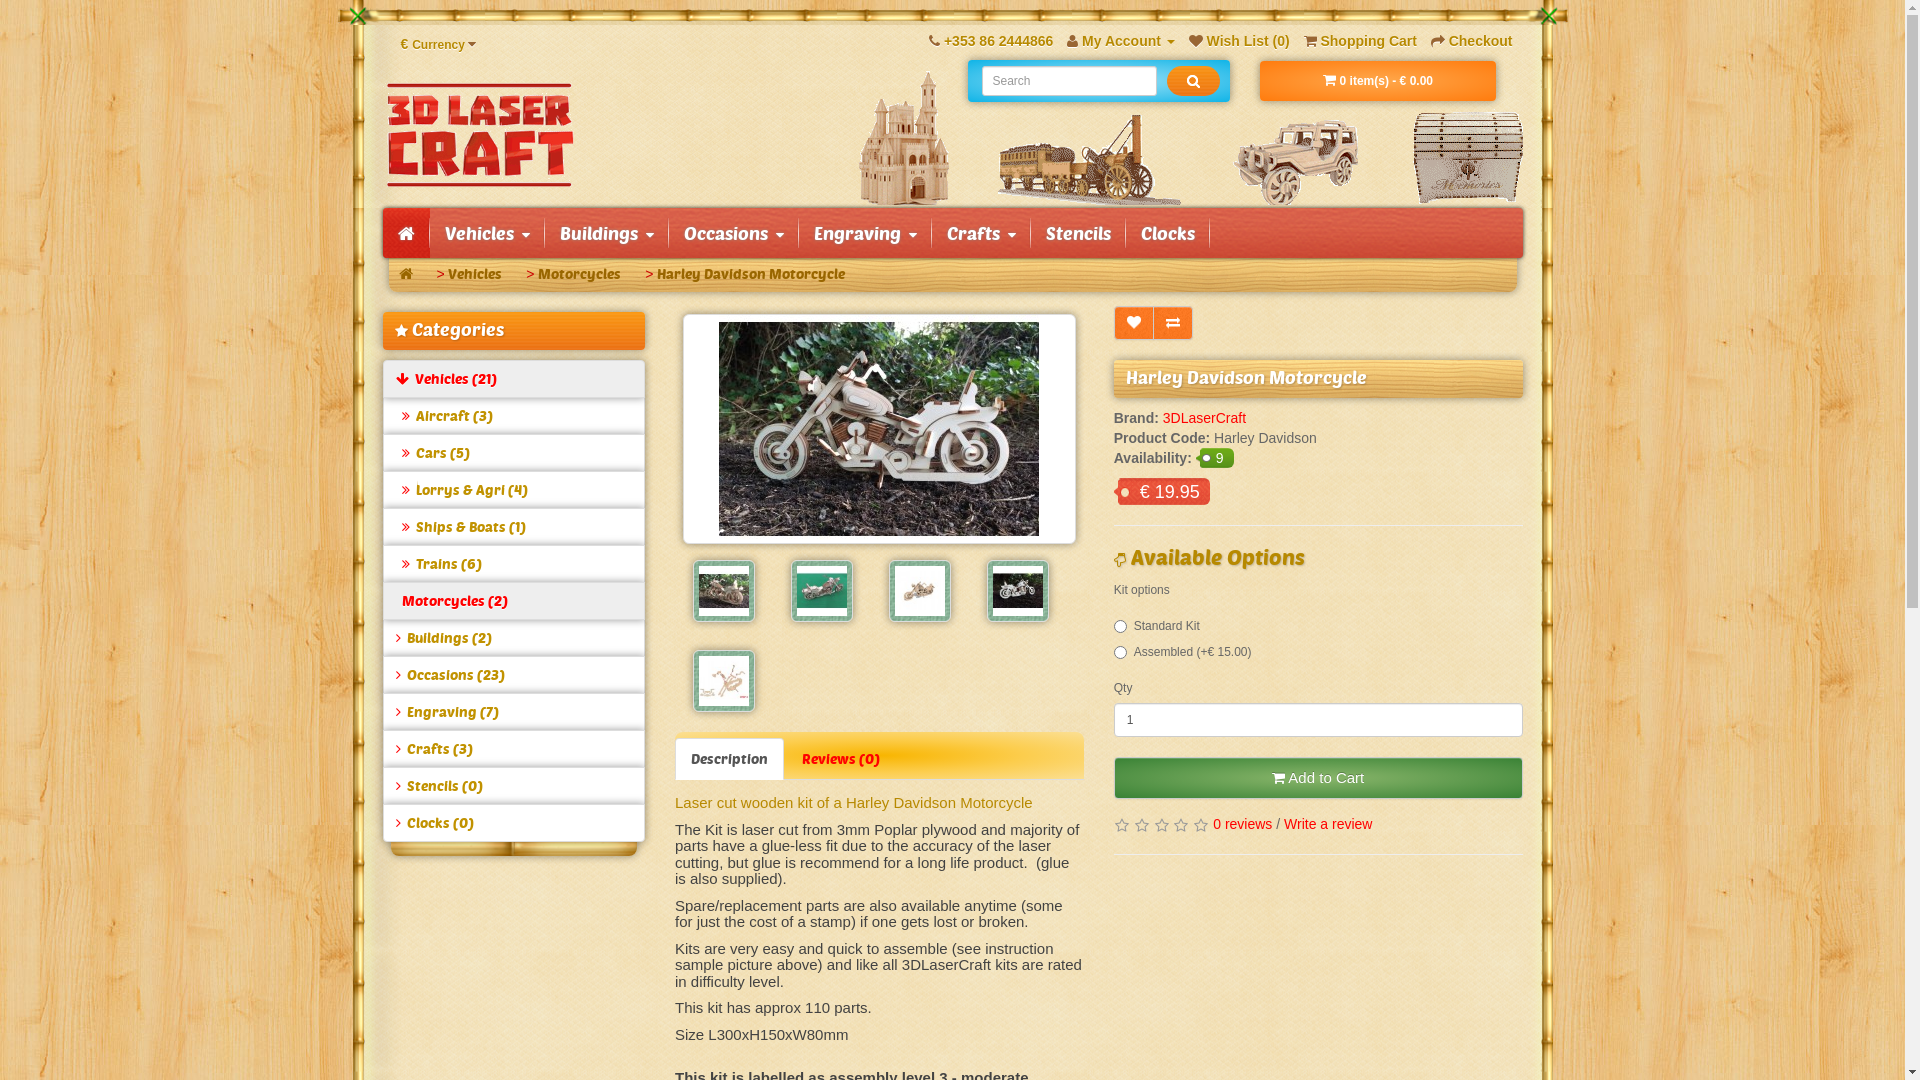 This screenshot has width=1920, height=1080. What do you see at coordinates (382, 415) in the screenshot?
I see `'    Aircraft (3)'` at bounding box center [382, 415].